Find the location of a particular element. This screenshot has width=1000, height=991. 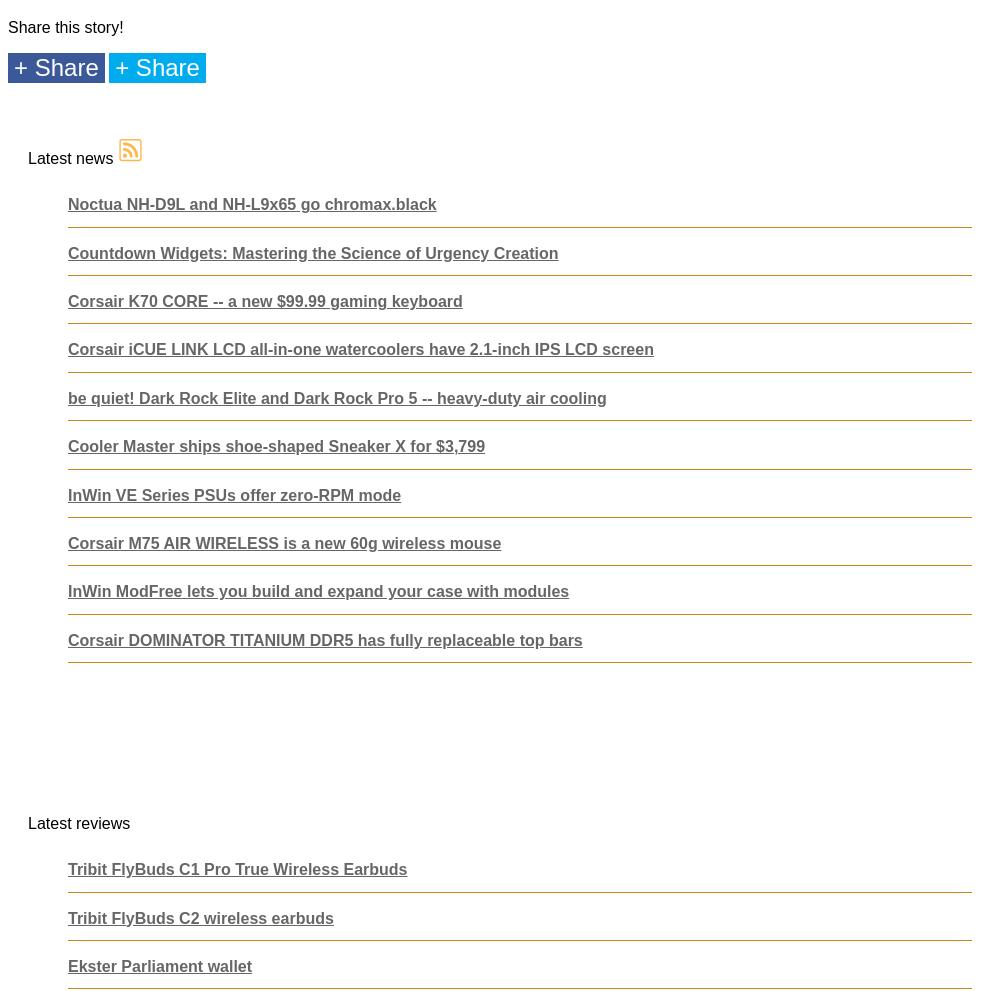

'Corsair iCUE LINK LCD all-in-one watercoolers have 2.1-inch IPS LCD screen' is located at coordinates (359, 349).